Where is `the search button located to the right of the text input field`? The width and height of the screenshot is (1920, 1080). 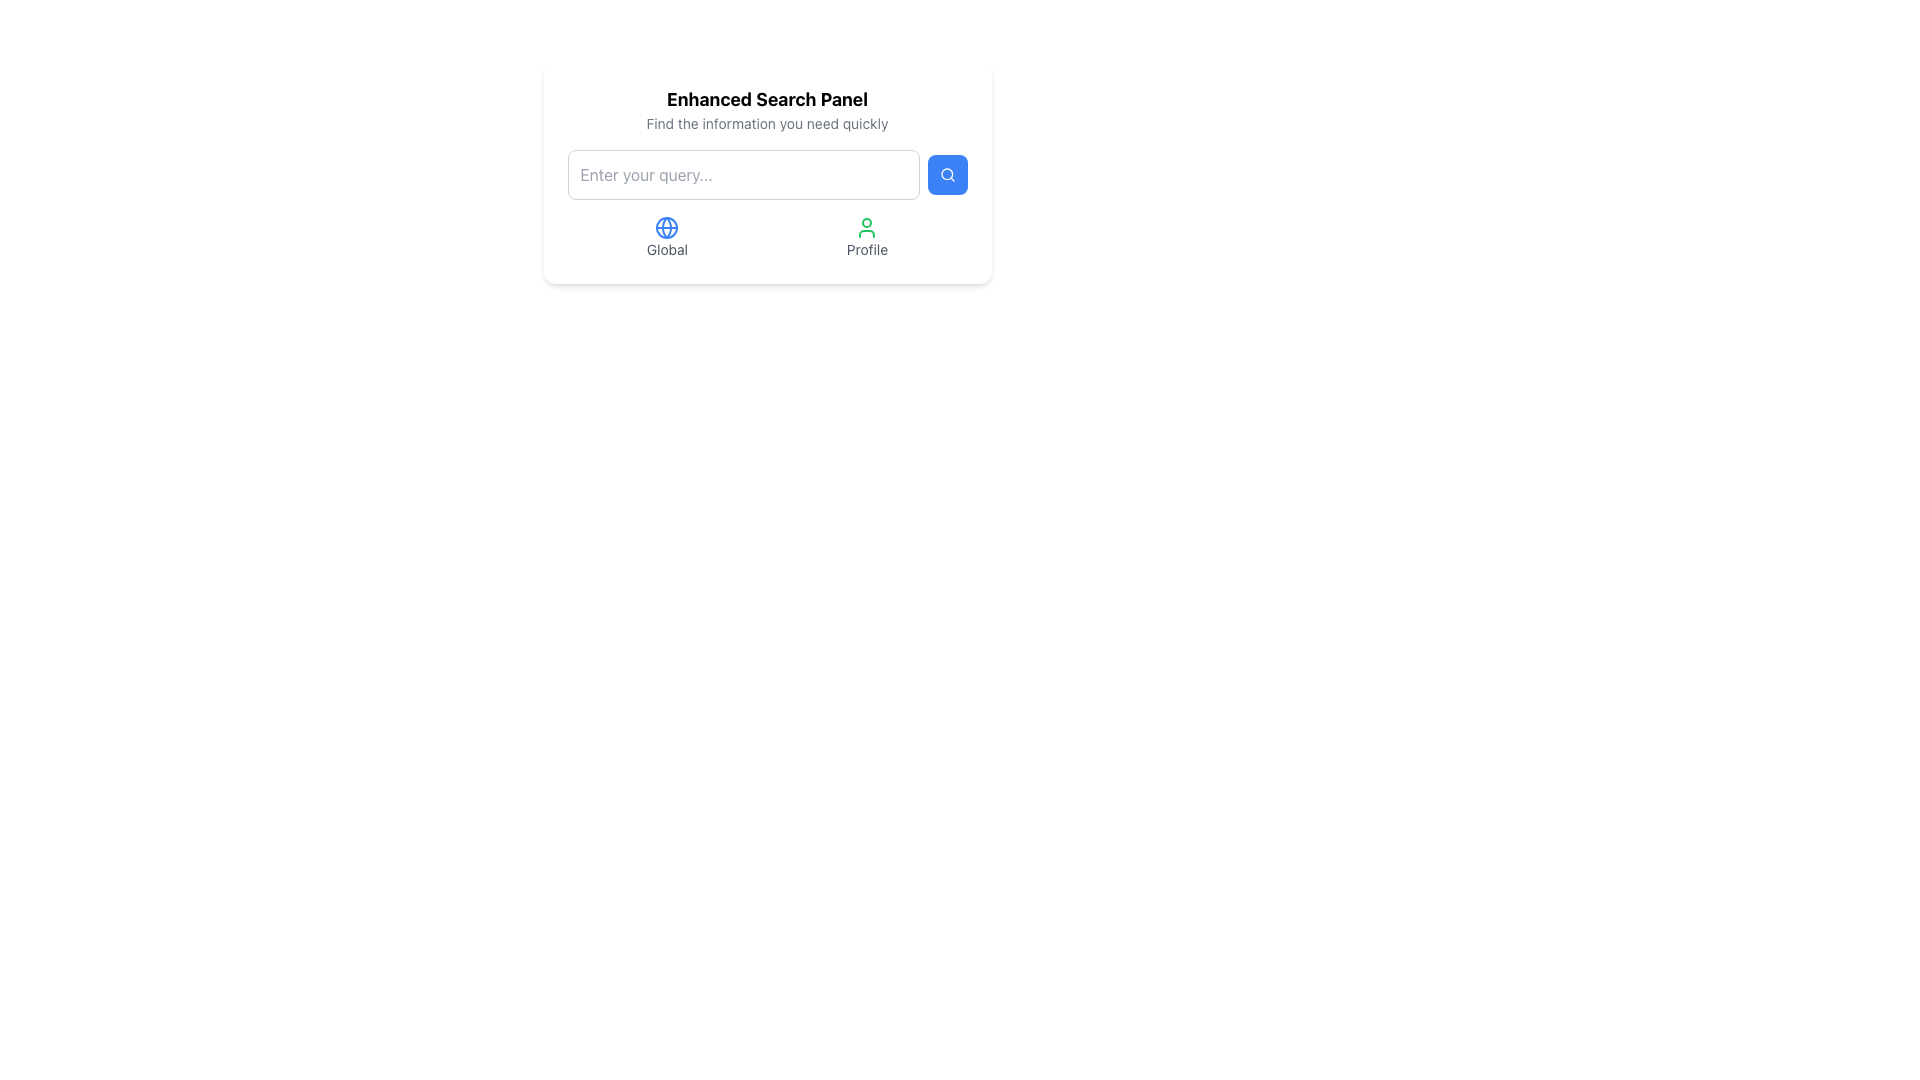
the search button located to the right of the text input field is located at coordinates (946, 173).